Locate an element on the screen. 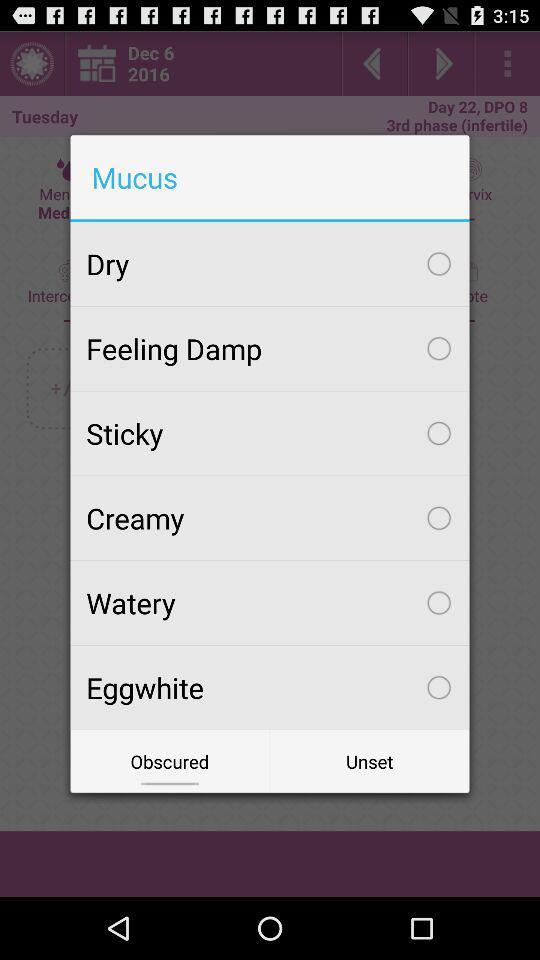 This screenshot has height=960, width=540. the checkbox above the feeling damp icon is located at coordinates (270, 263).